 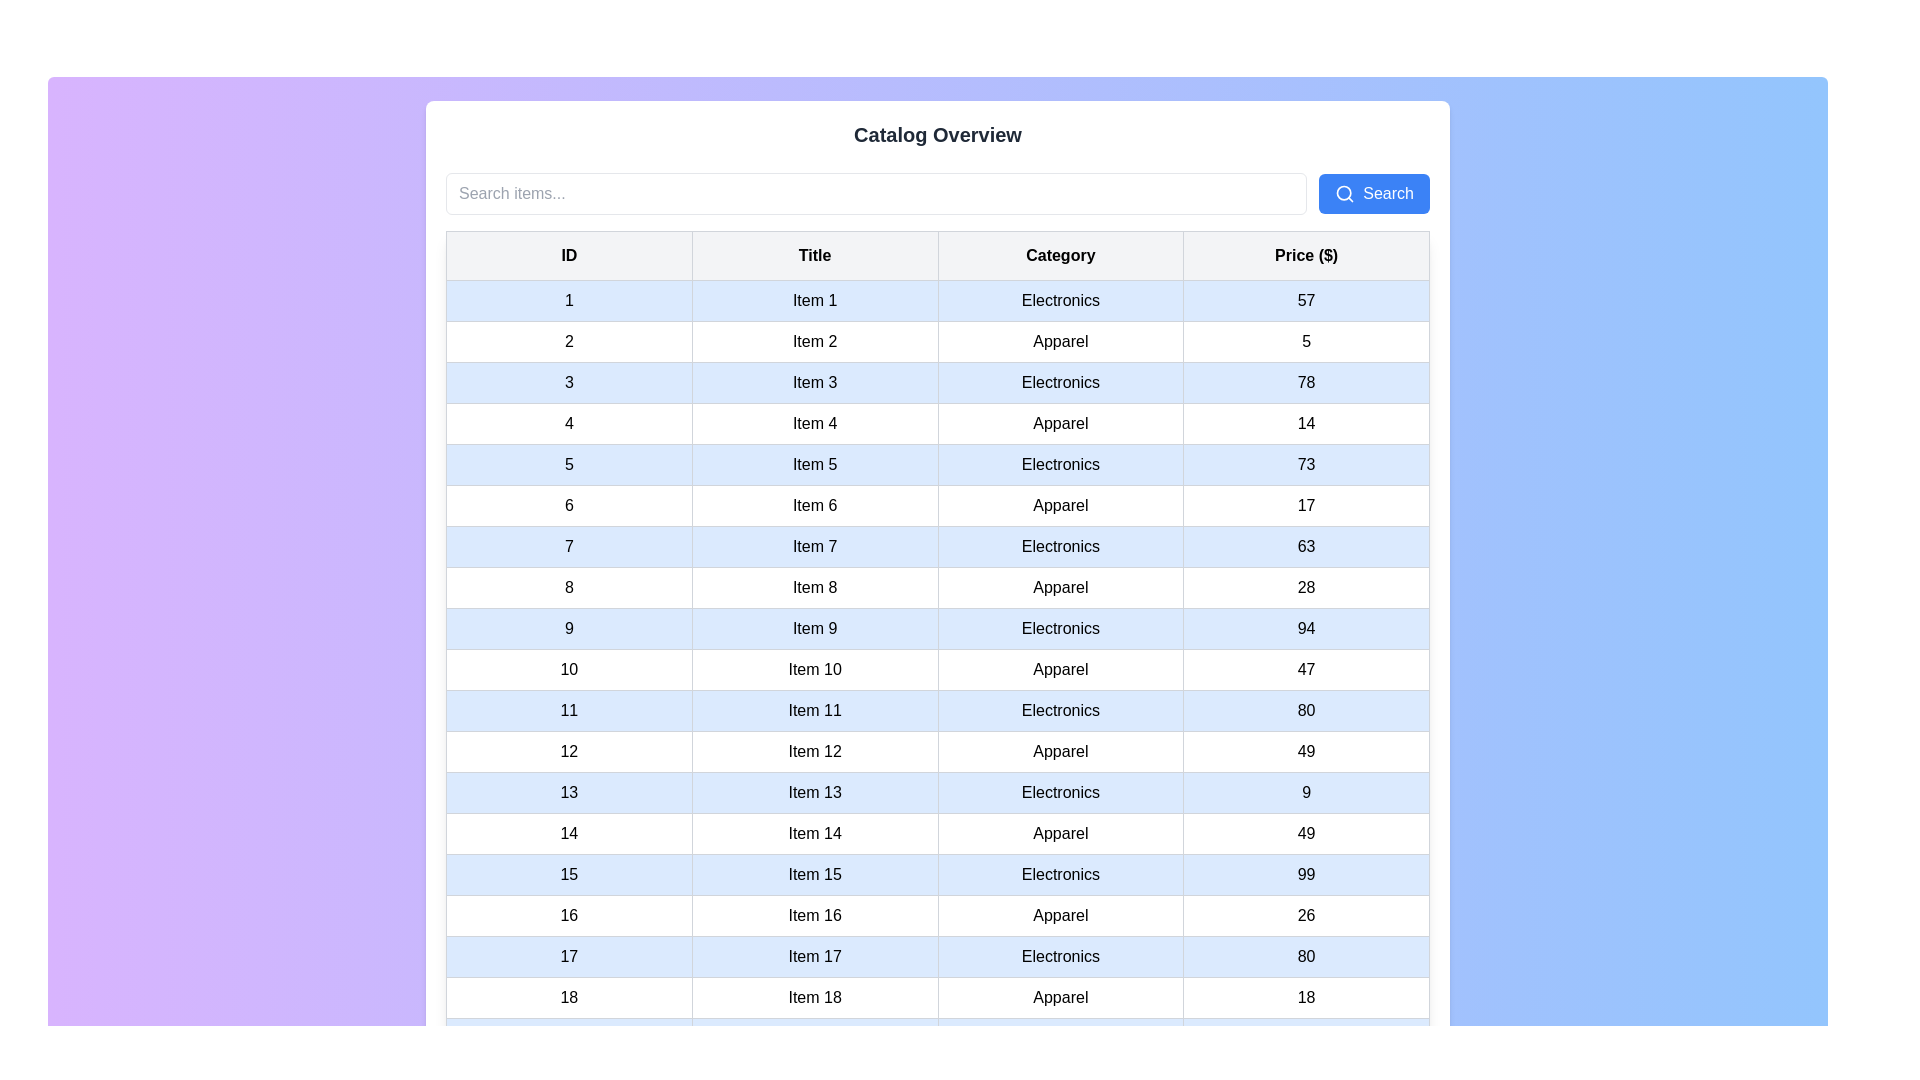 I want to click on the table cell containing the text '17', which is styled with a light blue background and black text, located in the 17th row of the table, so click(x=568, y=955).